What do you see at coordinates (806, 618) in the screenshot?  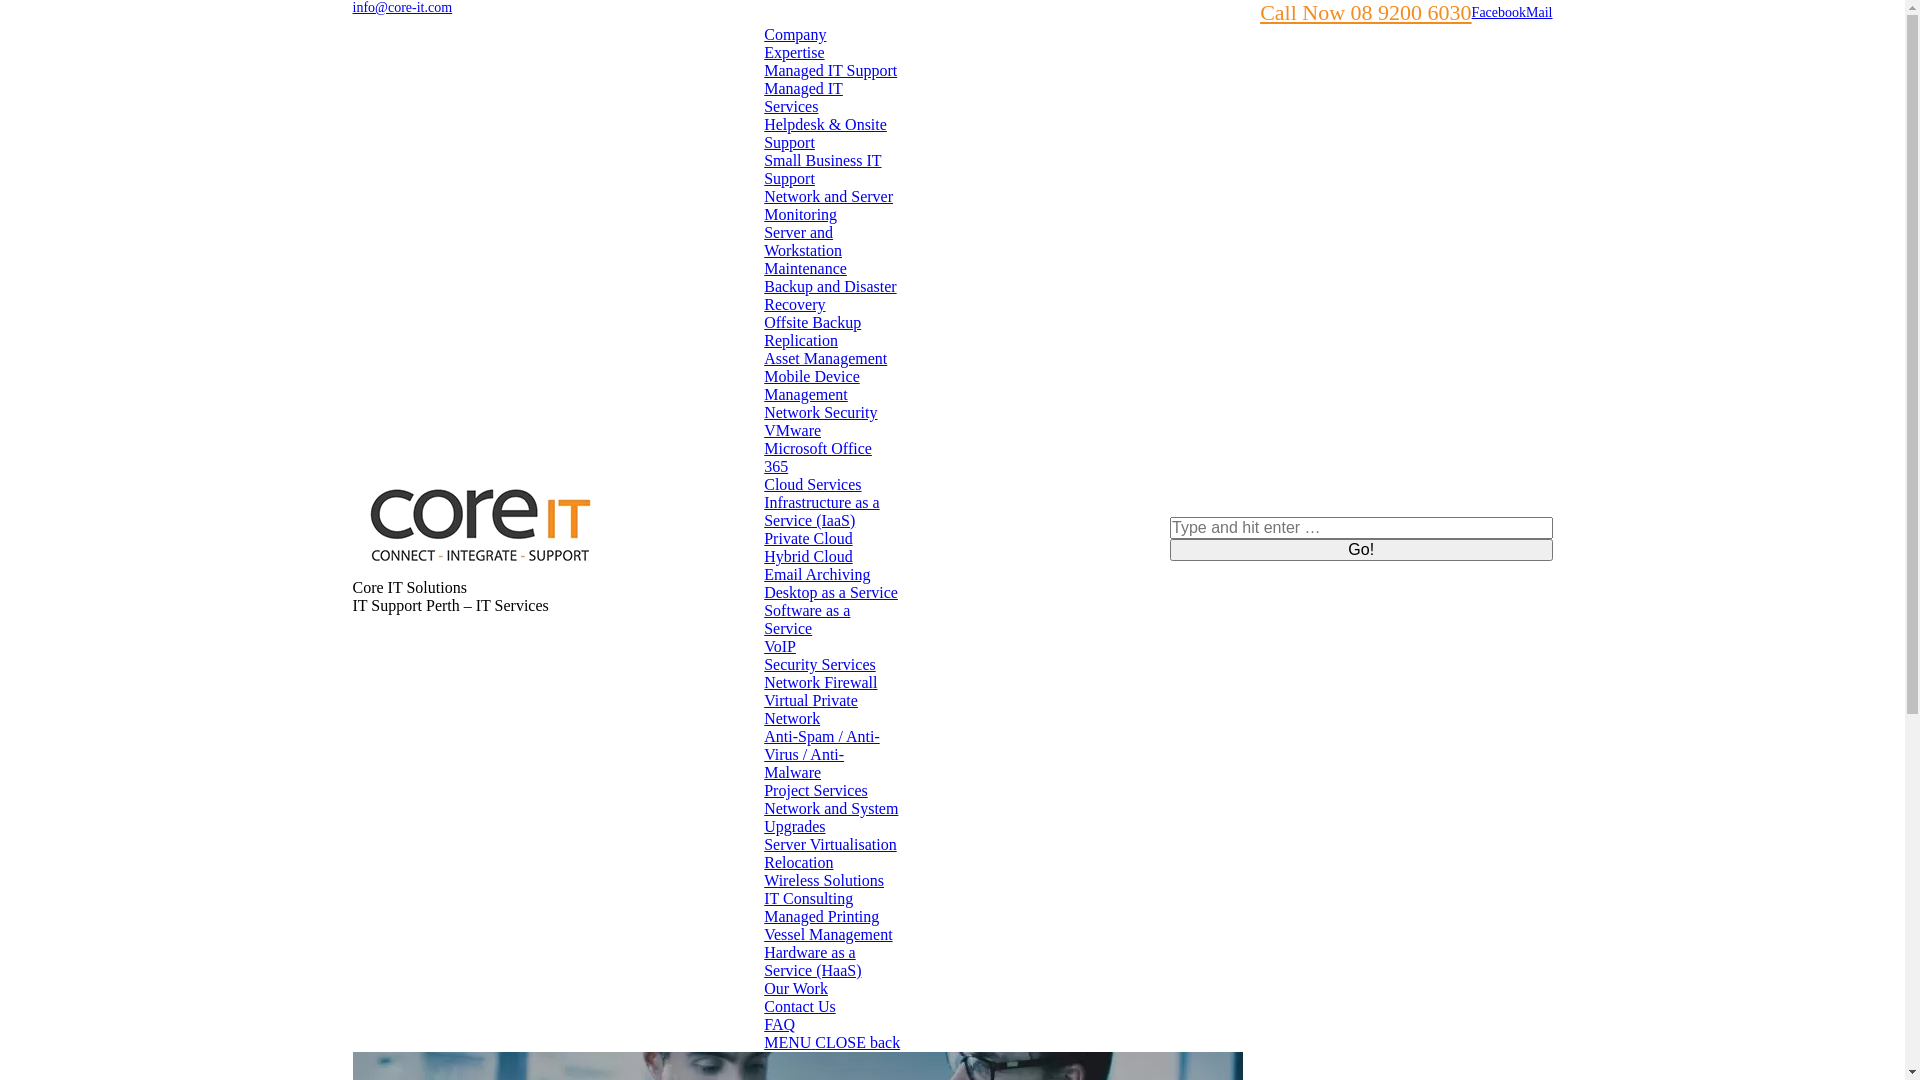 I see `'Software as a Service'` at bounding box center [806, 618].